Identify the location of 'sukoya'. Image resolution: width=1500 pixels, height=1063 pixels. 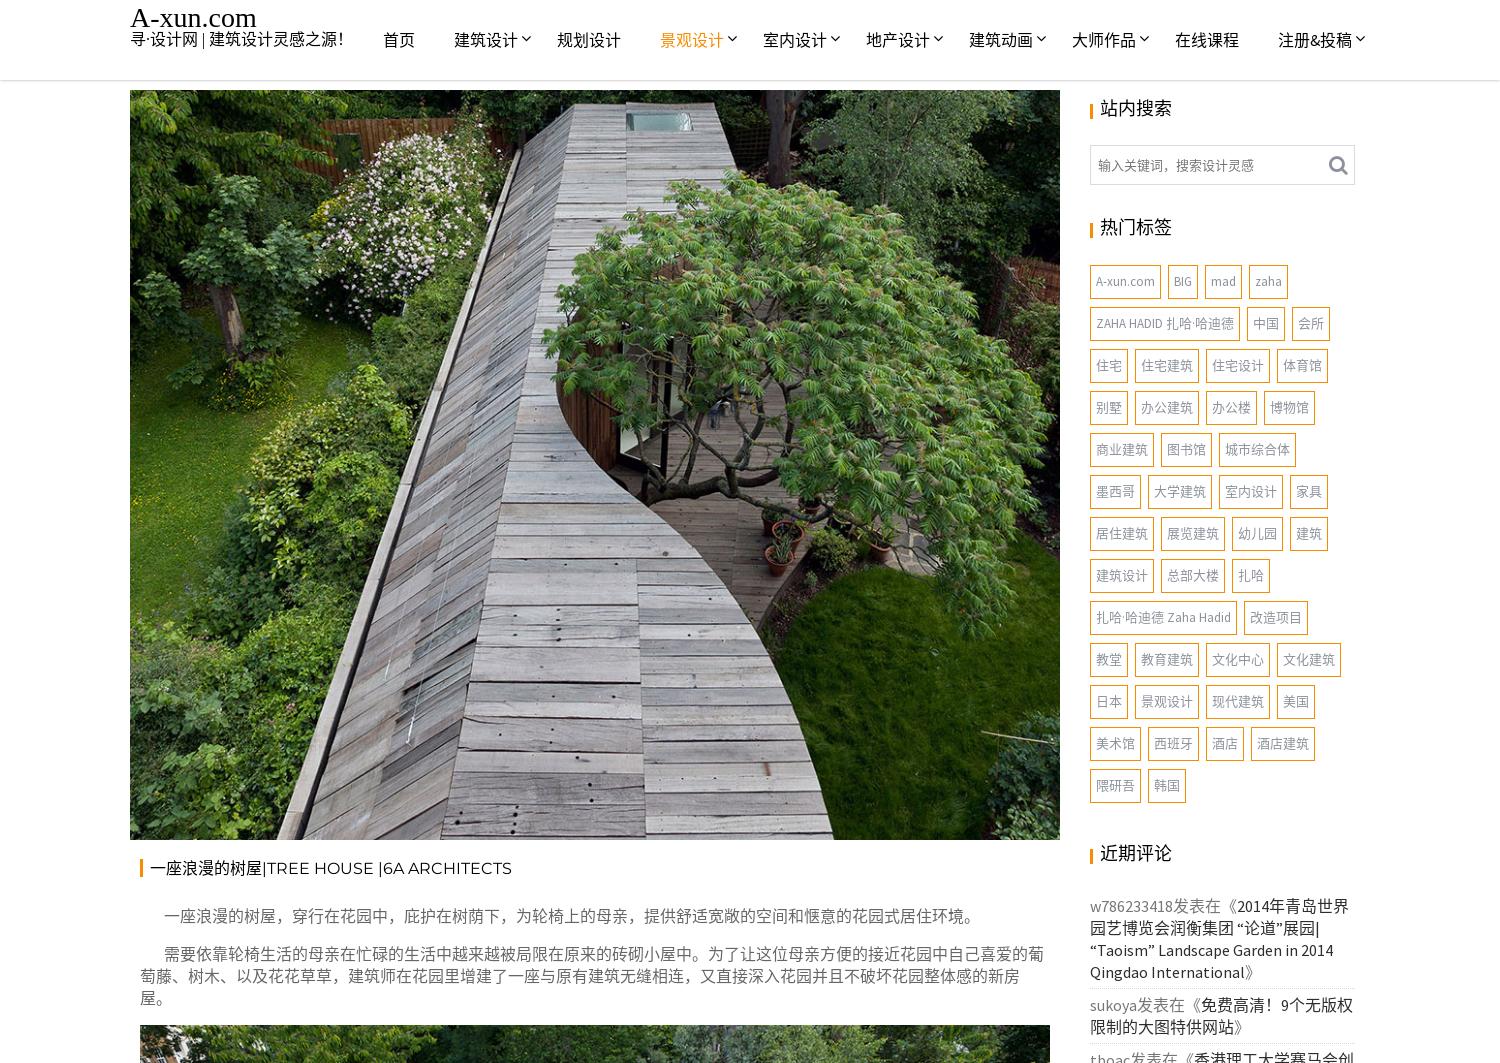
(1089, 1003).